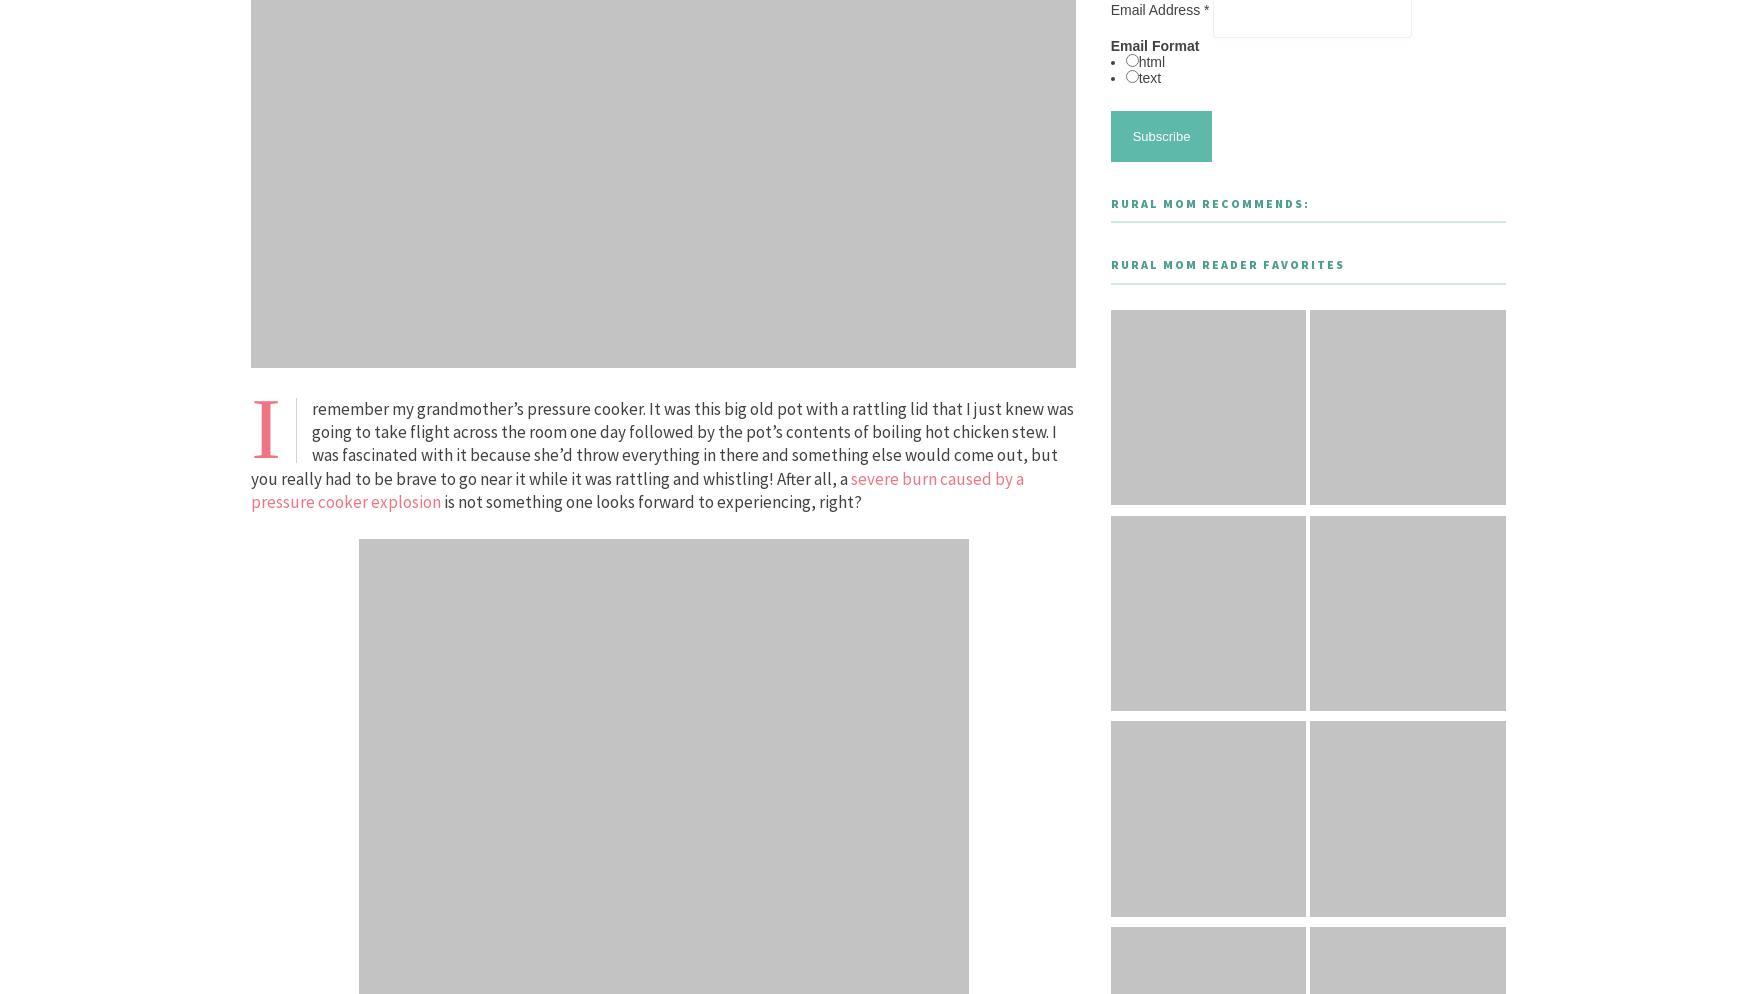 The image size is (1757, 994). I want to click on '*', so click(1205, 10).